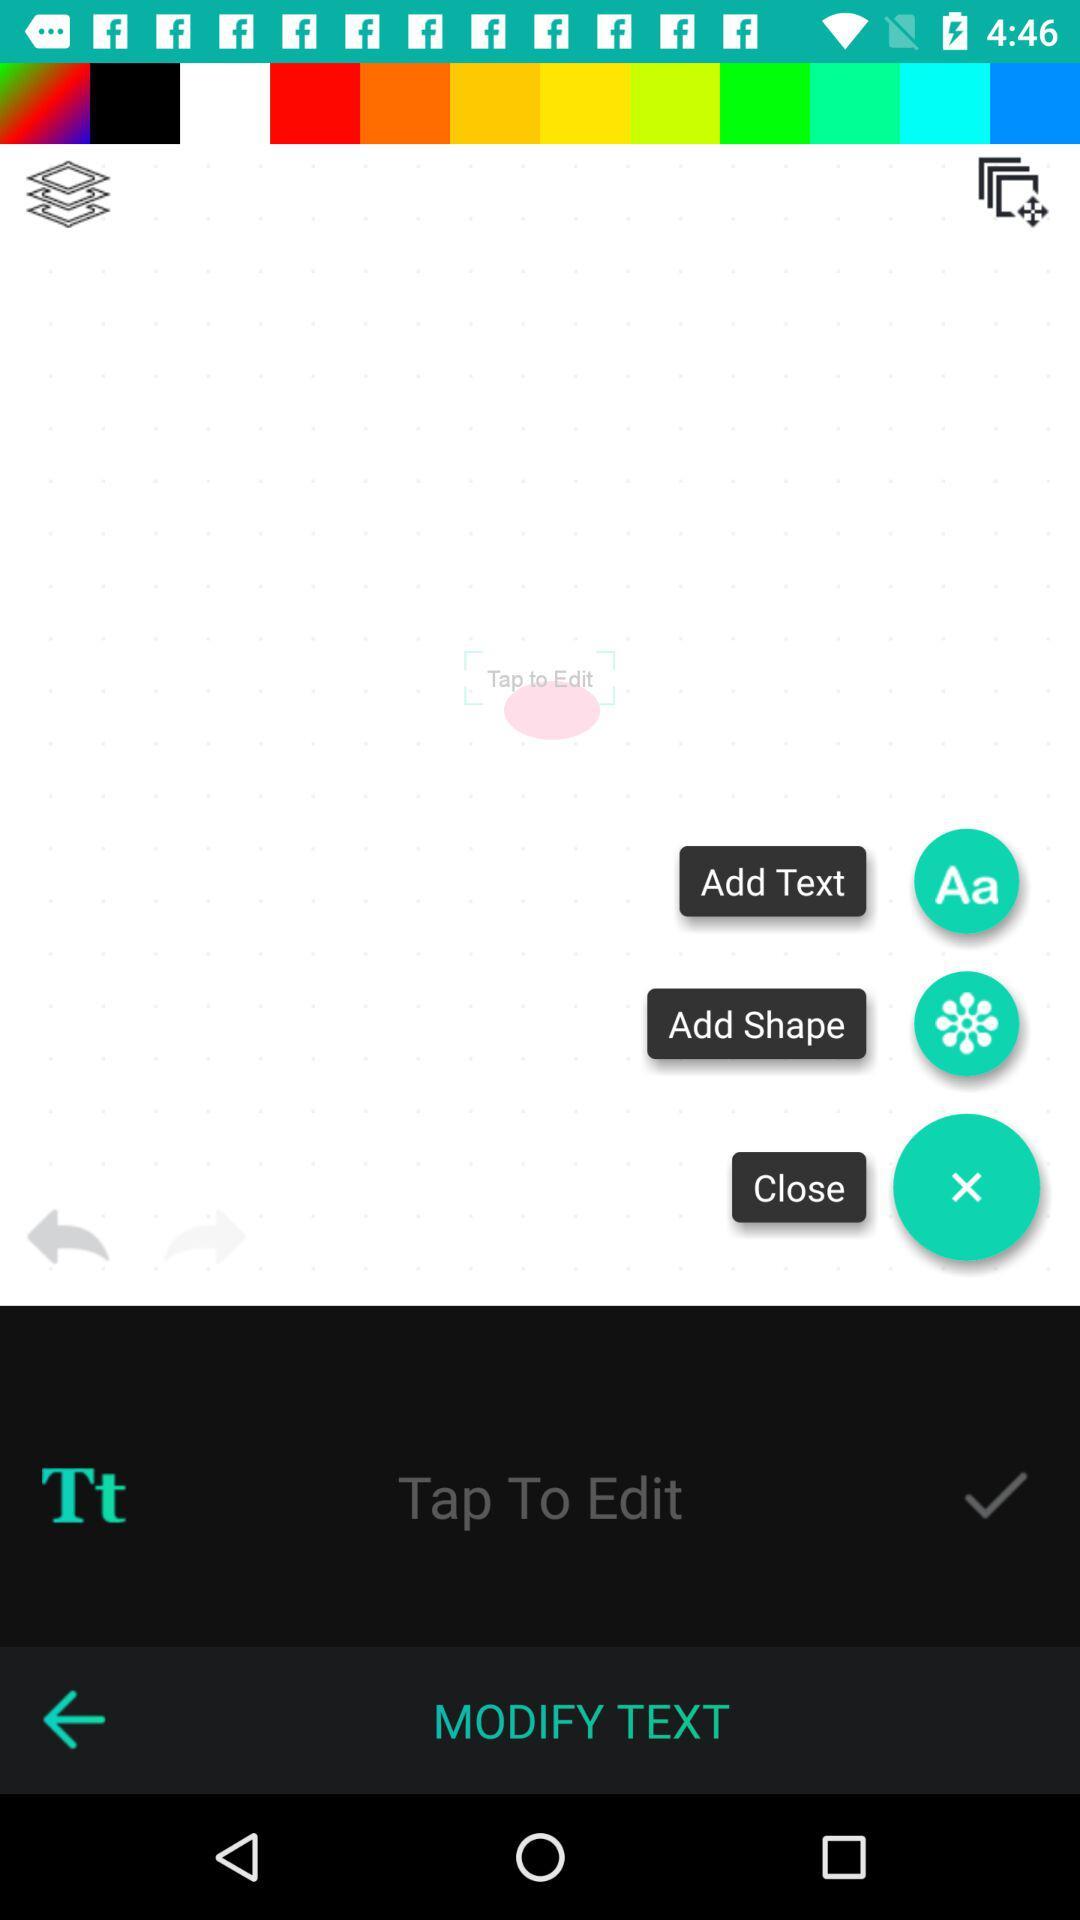  What do you see at coordinates (966, 880) in the screenshot?
I see `the add text icon` at bounding box center [966, 880].